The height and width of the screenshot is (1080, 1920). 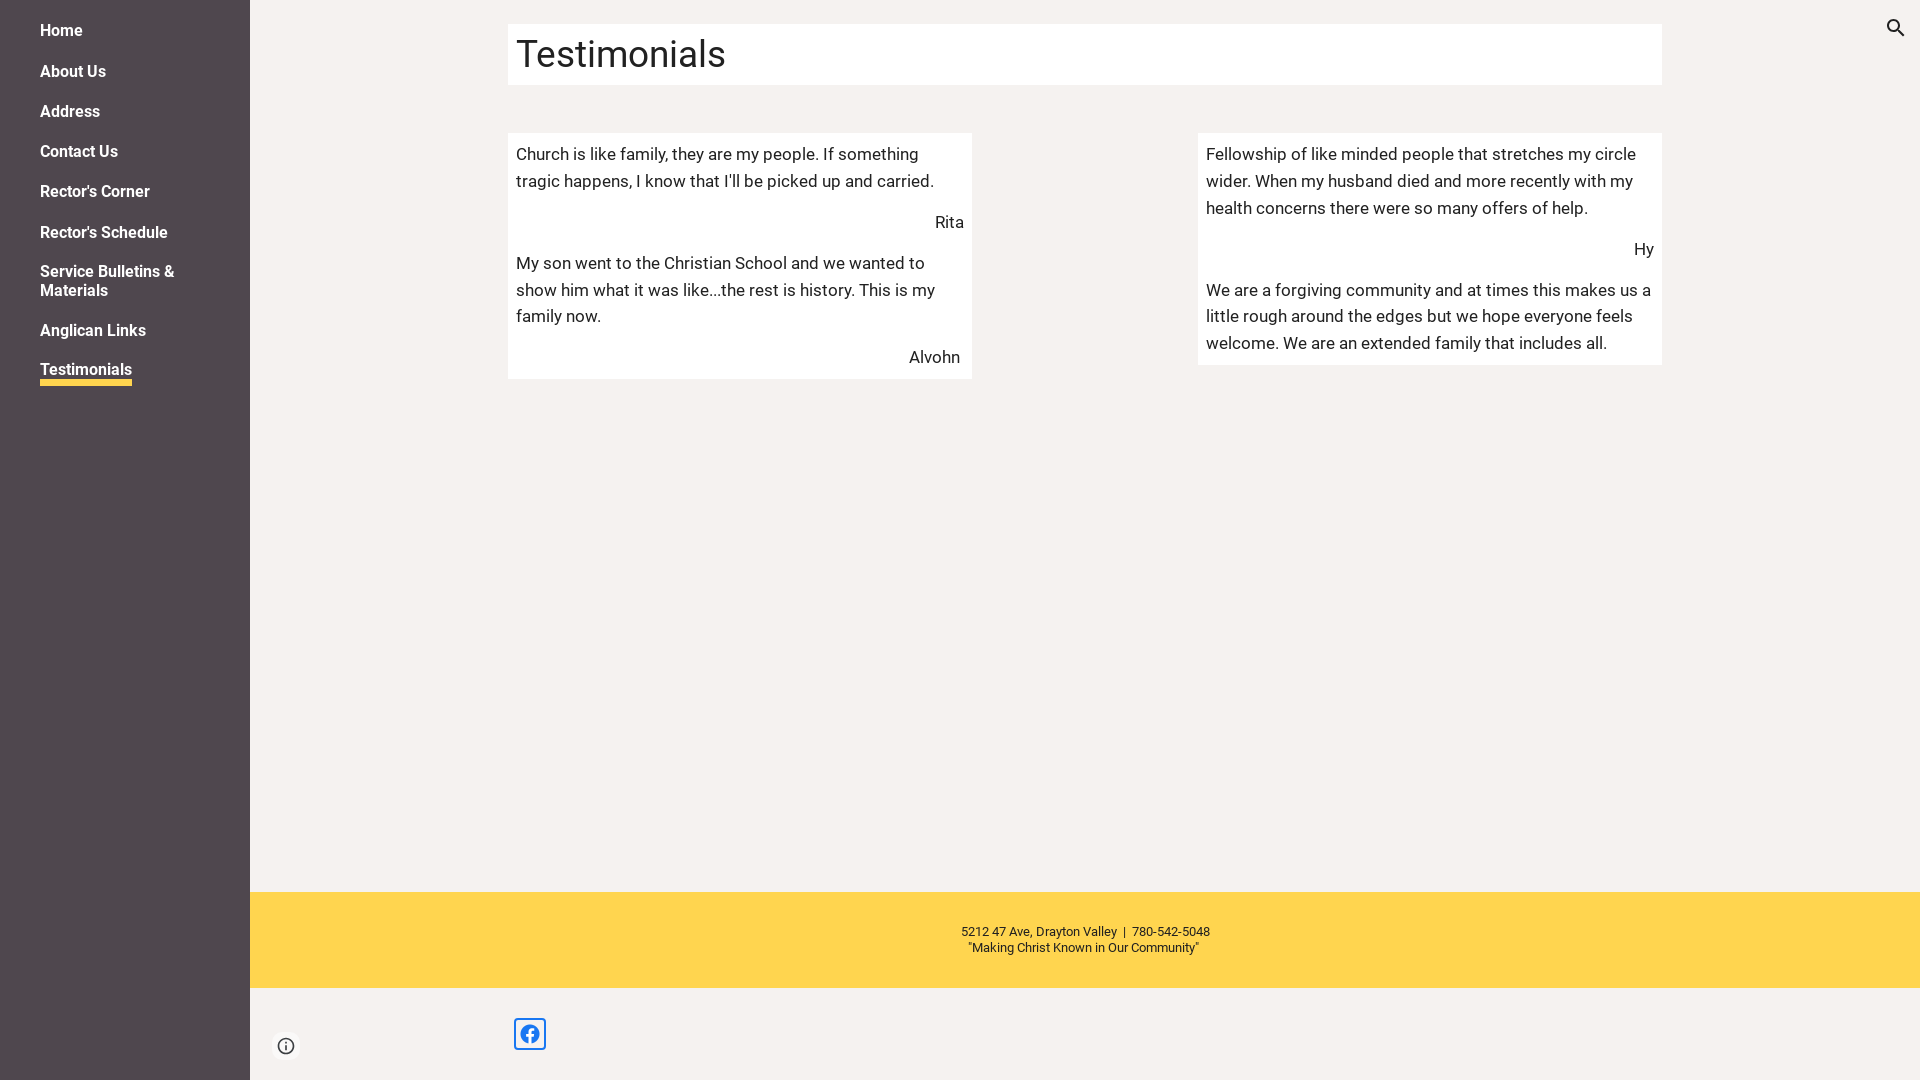 I want to click on 'Rector's Corner', so click(x=94, y=191).